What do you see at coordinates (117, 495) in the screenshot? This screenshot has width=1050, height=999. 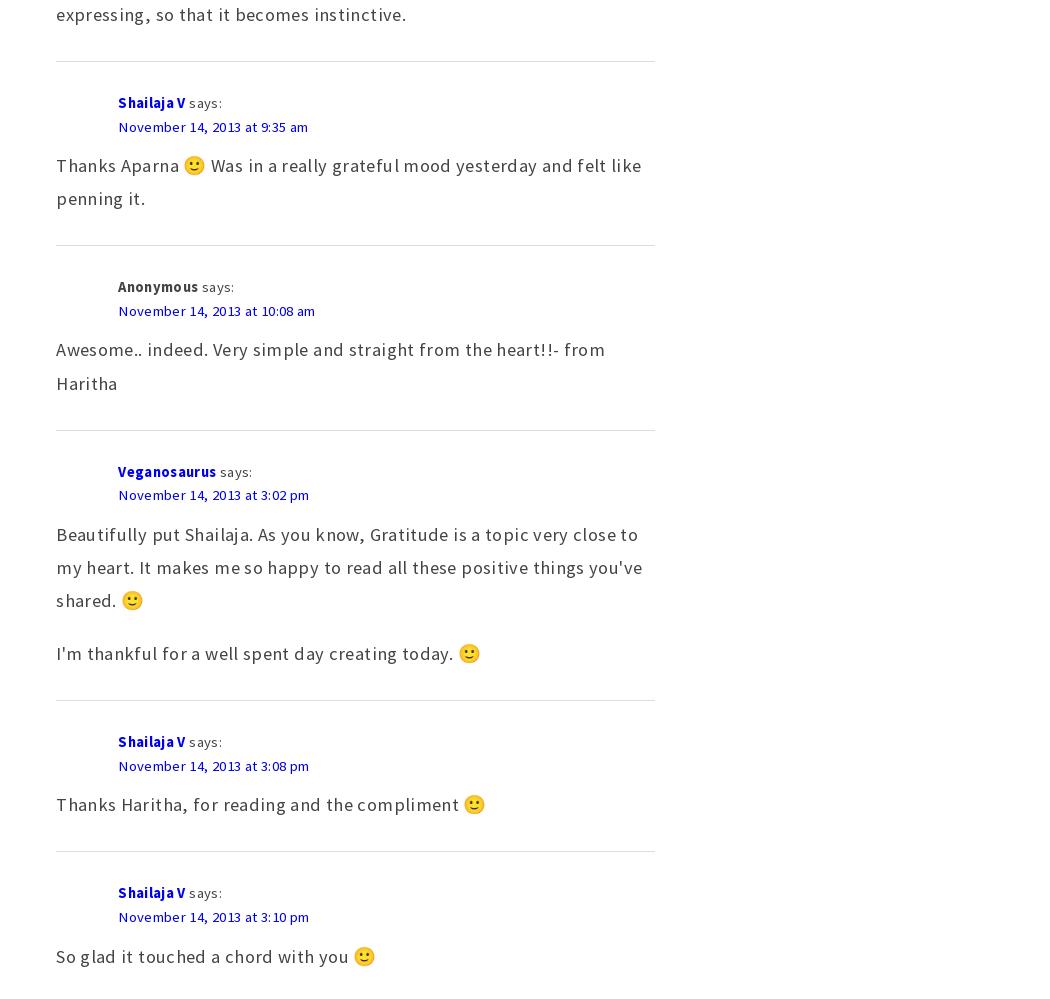 I see `'November 14, 2013 at 3:02 pm'` at bounding box center [117, 495].